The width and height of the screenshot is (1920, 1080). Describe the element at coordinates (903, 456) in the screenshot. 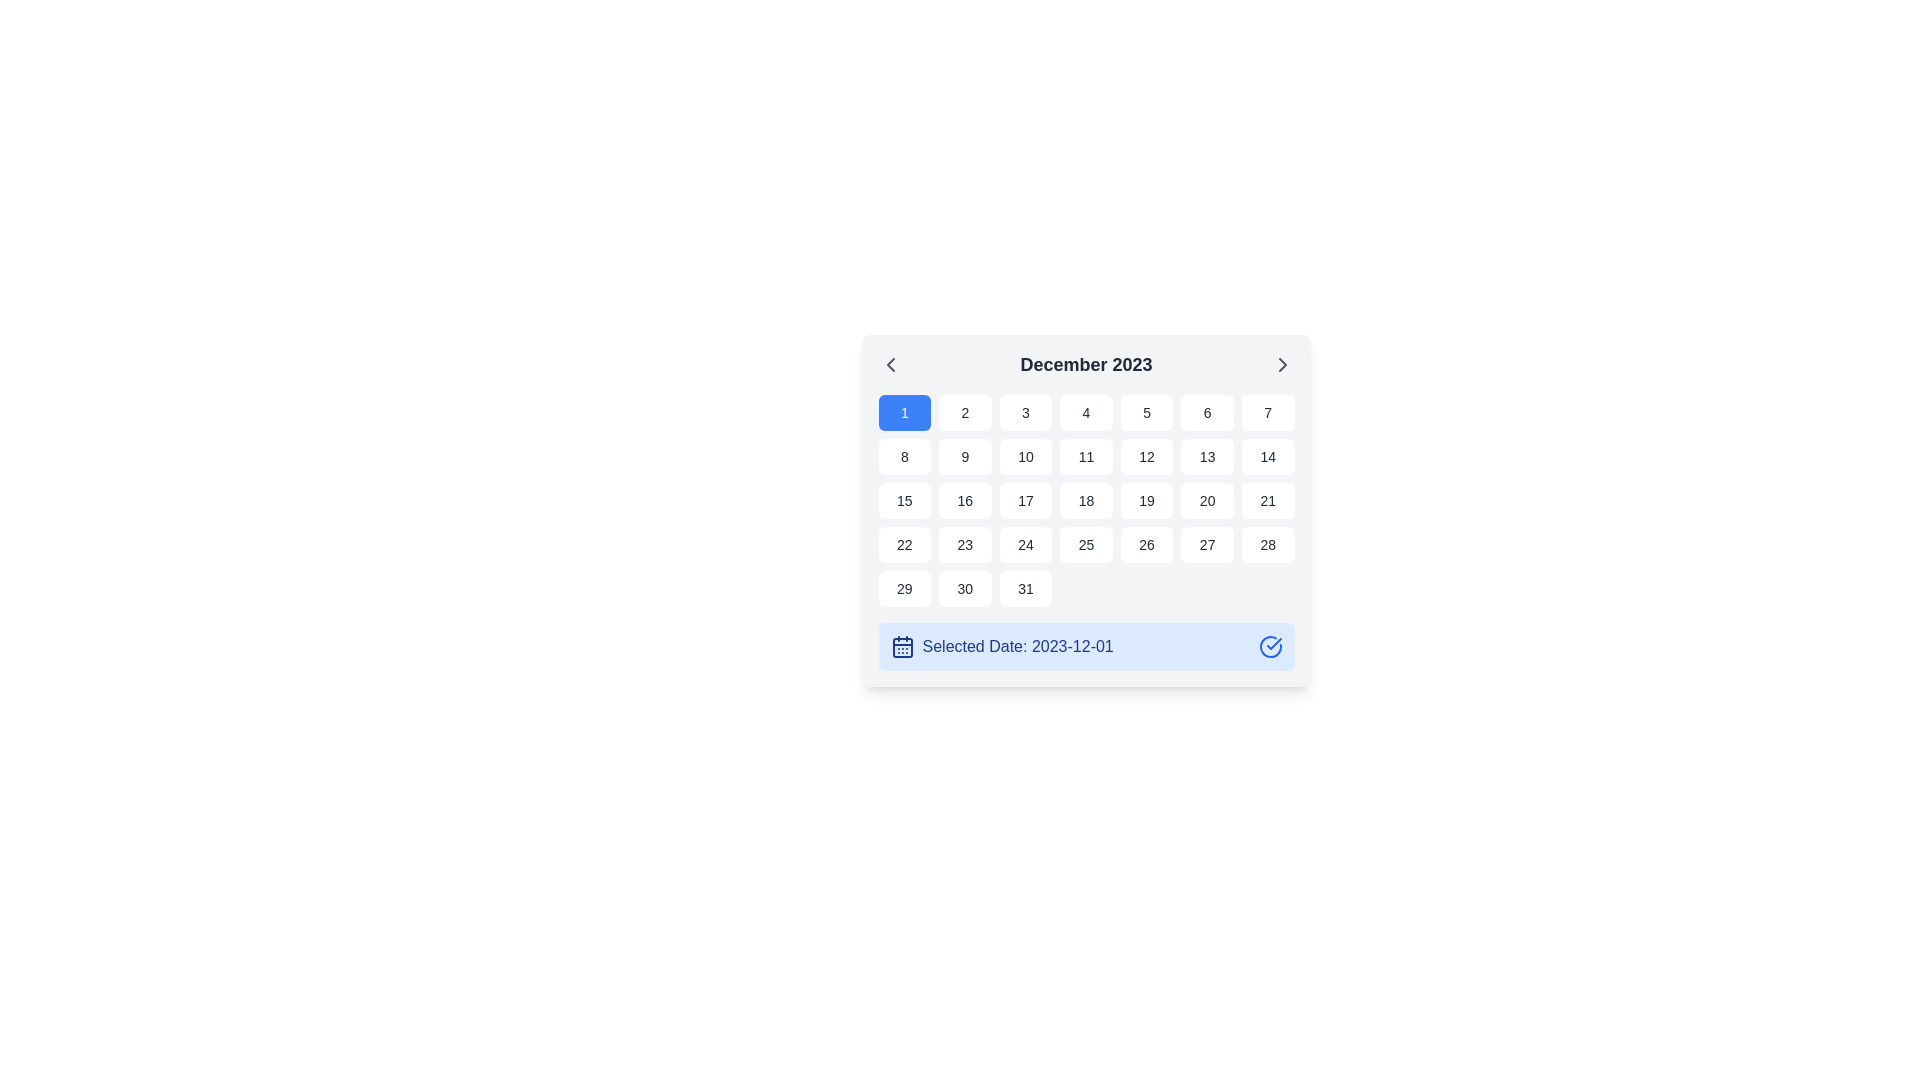

I see `the button labeled '8', which represents the 8th day of the month in the calendar interface` at that location.